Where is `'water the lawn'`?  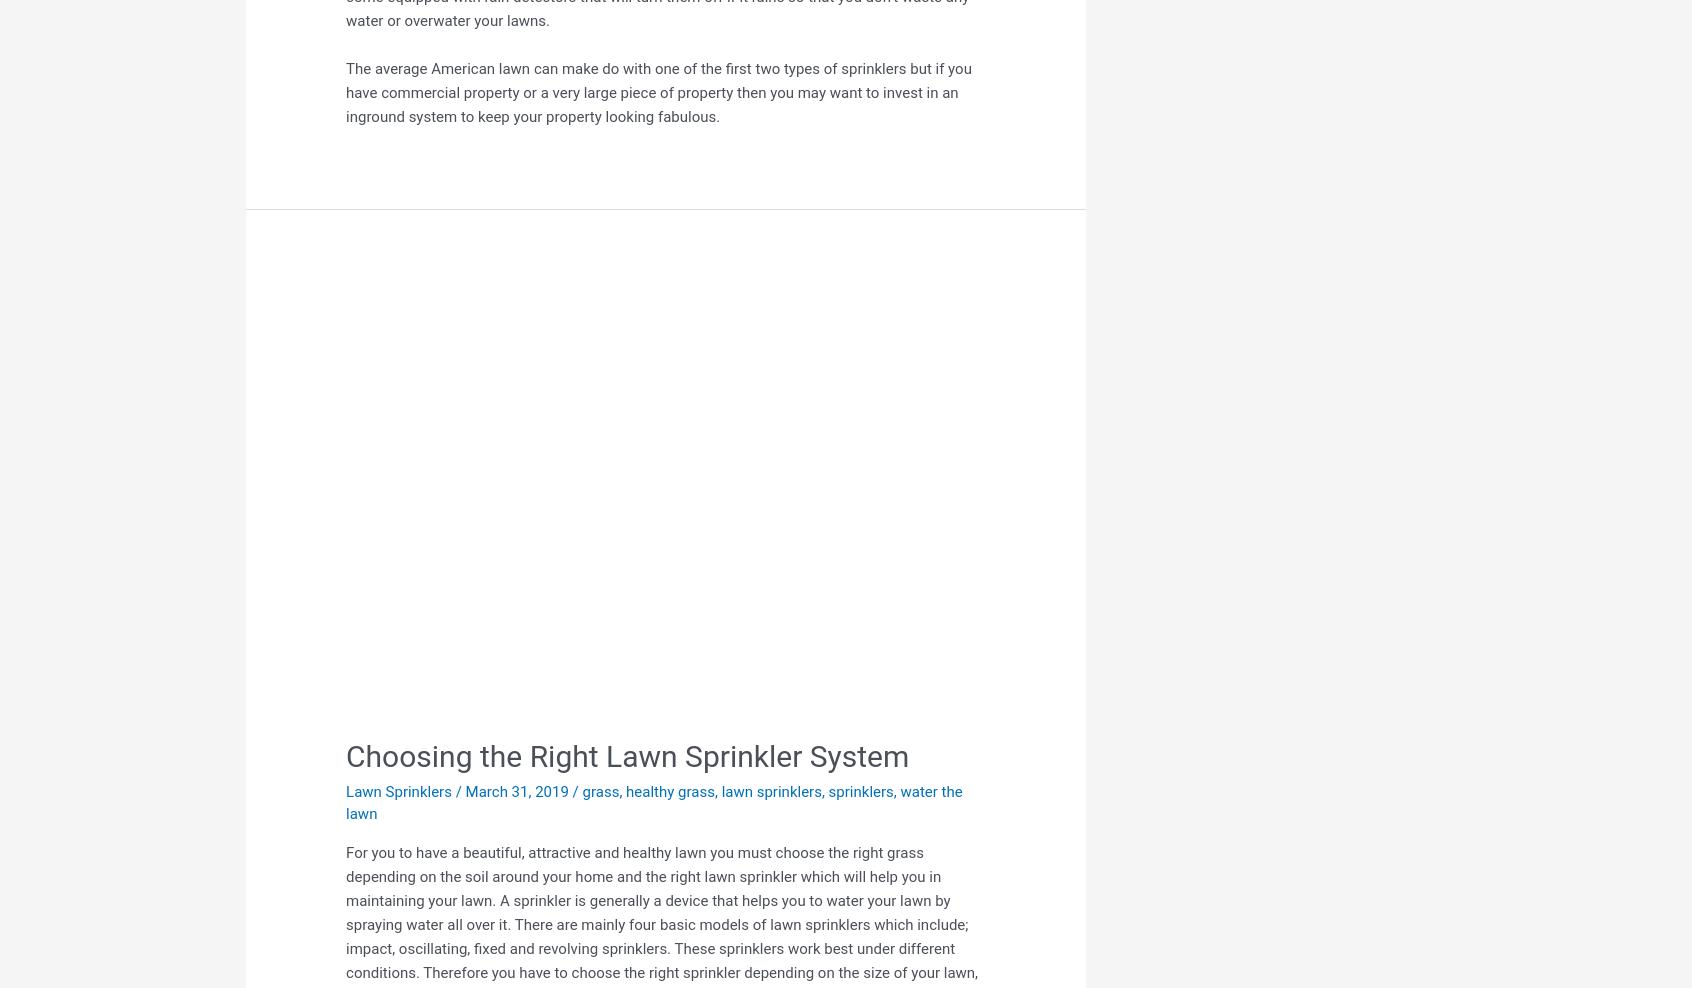
'water the lawn' is located at coordinates (653, 802).